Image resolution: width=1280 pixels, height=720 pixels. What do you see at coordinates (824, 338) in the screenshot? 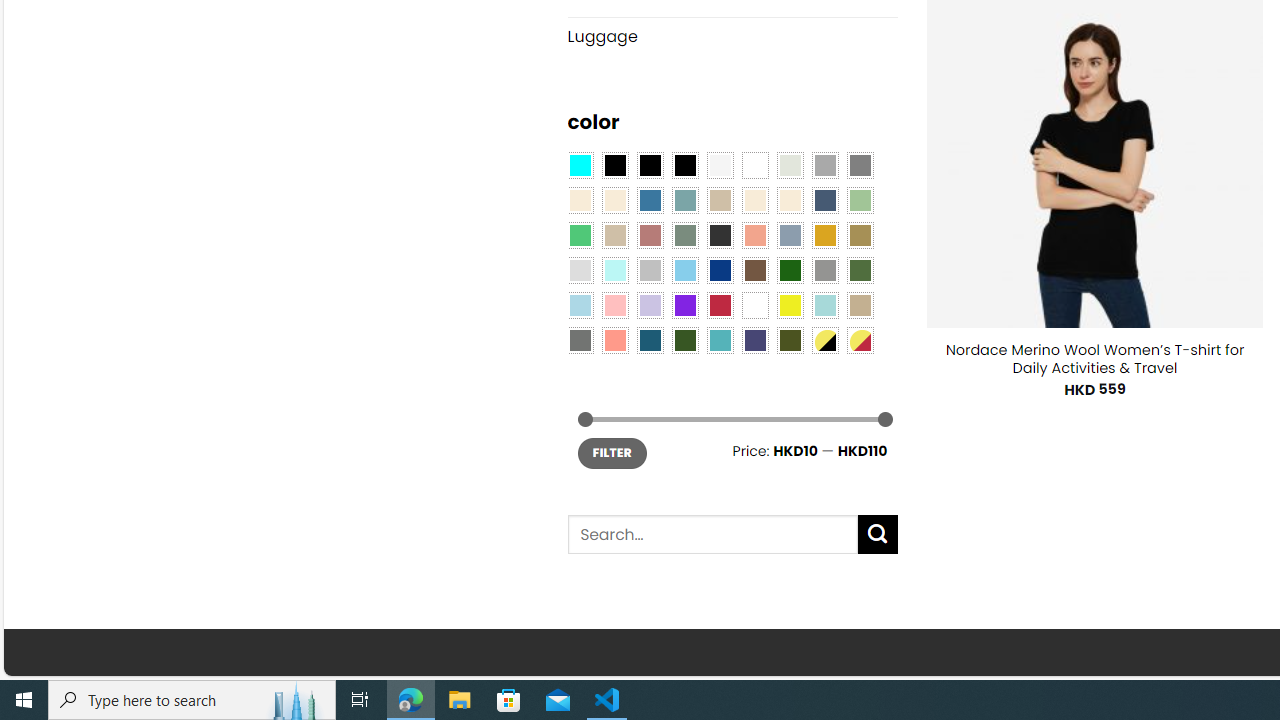
I see `'Yellow-Black'` at bounding box center [824, 338].